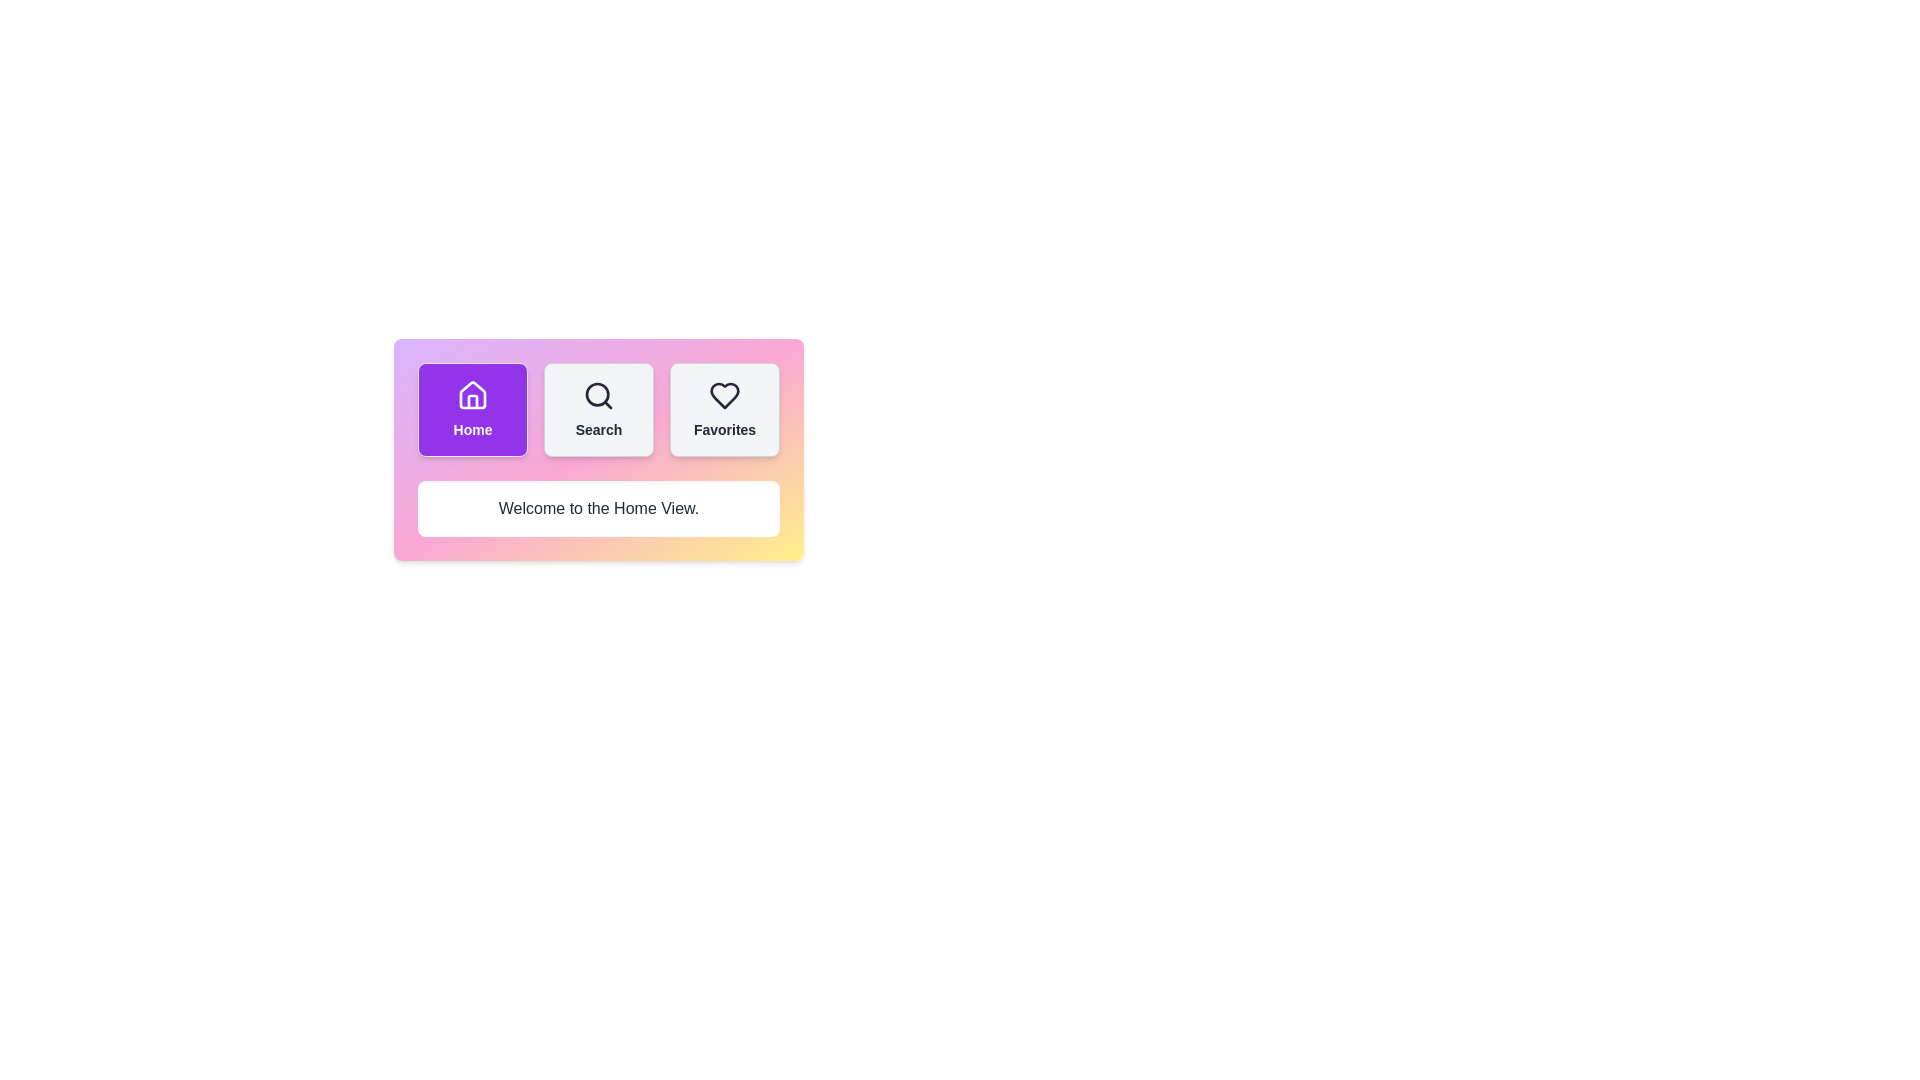 This screenshot has width=1920, height=1080. I want to click on the middle button in the row of three buttons, so click(598, 408).